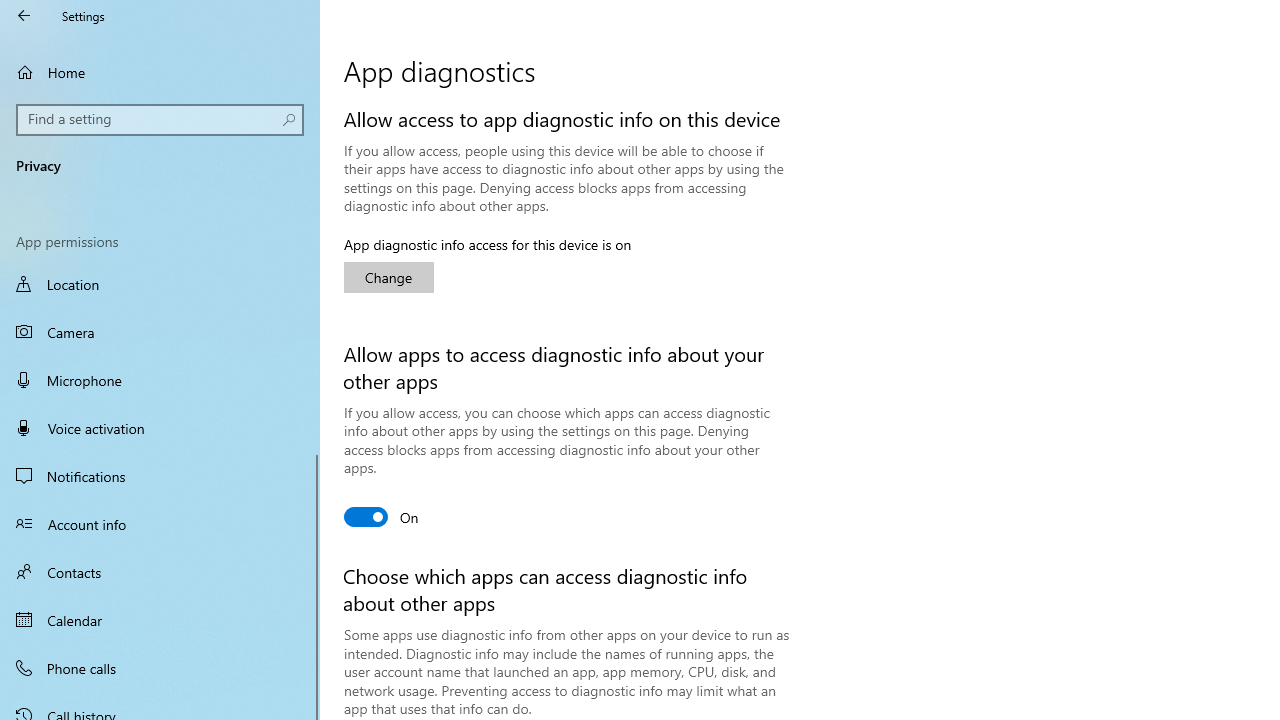 The image size is (1280, 720). I want to click on 'Calendar', so click(160, 618).